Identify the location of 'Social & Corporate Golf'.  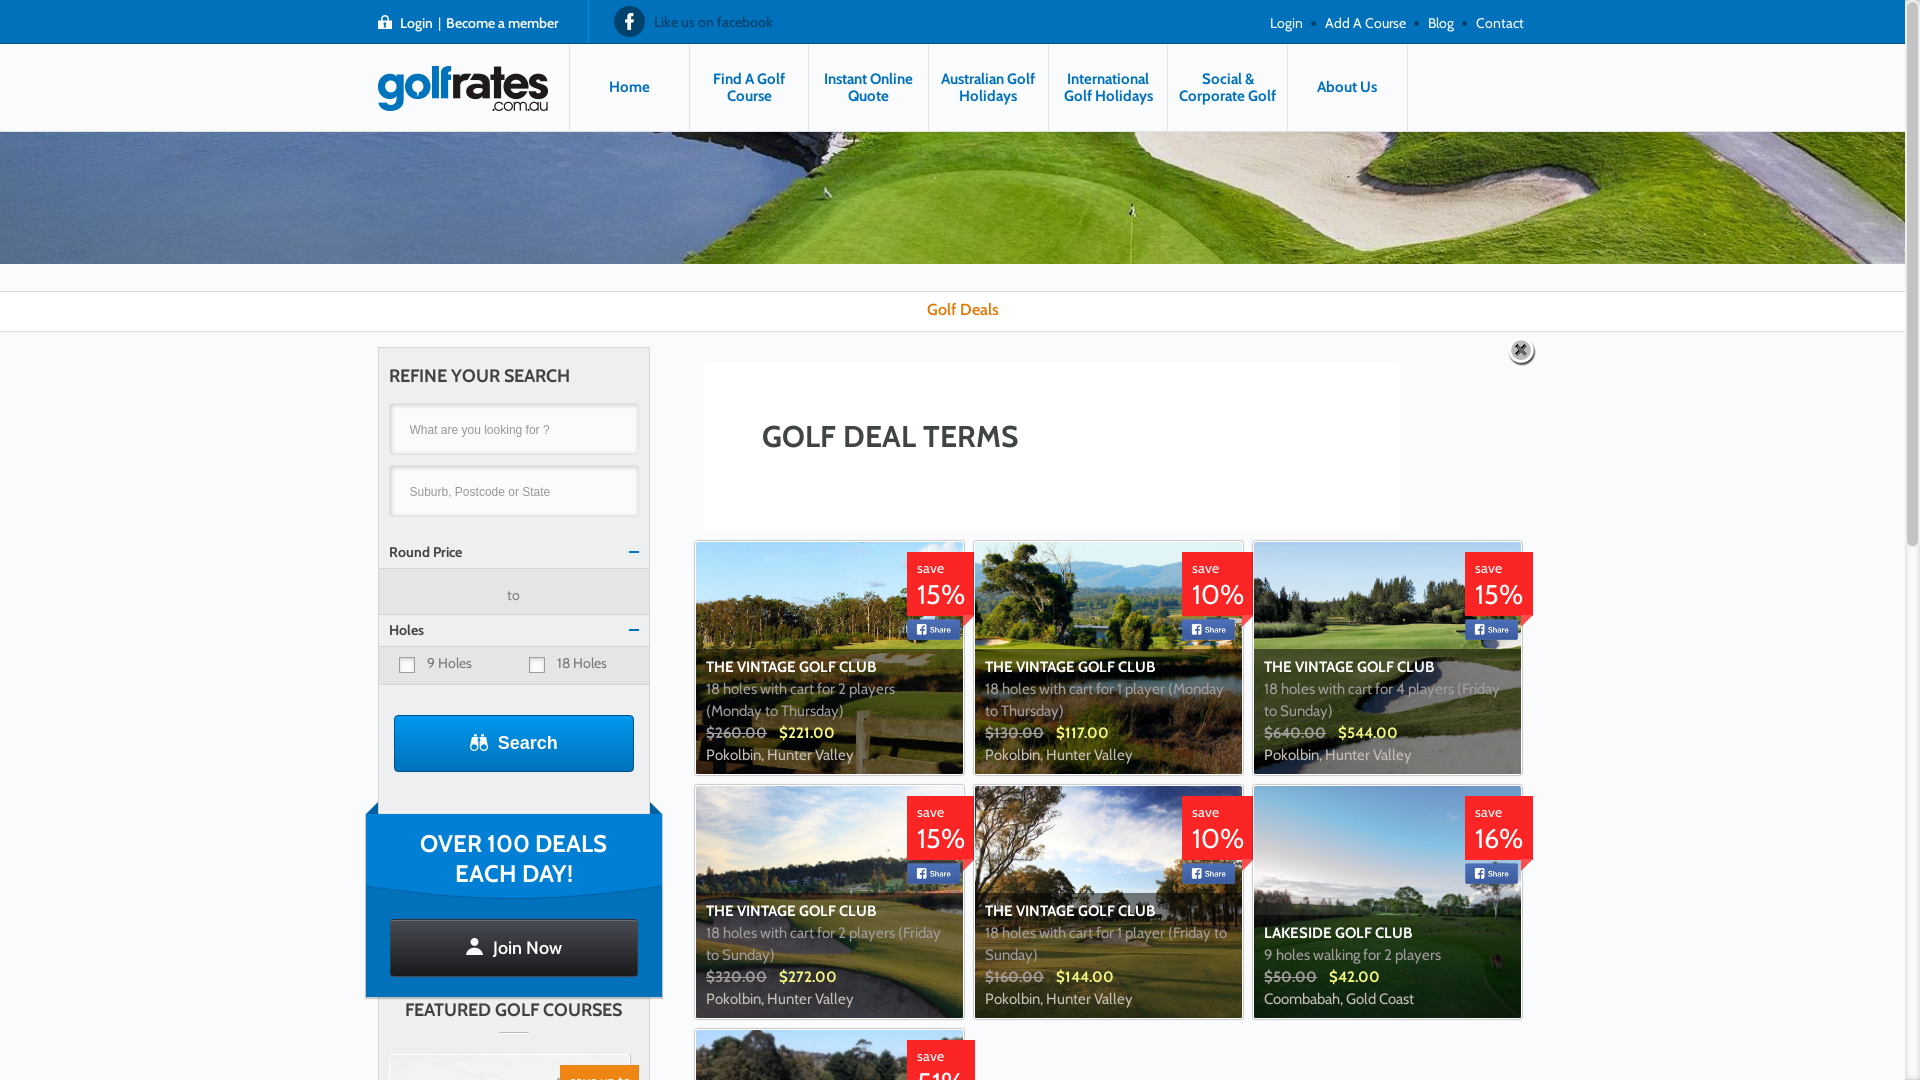
(1167, 86).